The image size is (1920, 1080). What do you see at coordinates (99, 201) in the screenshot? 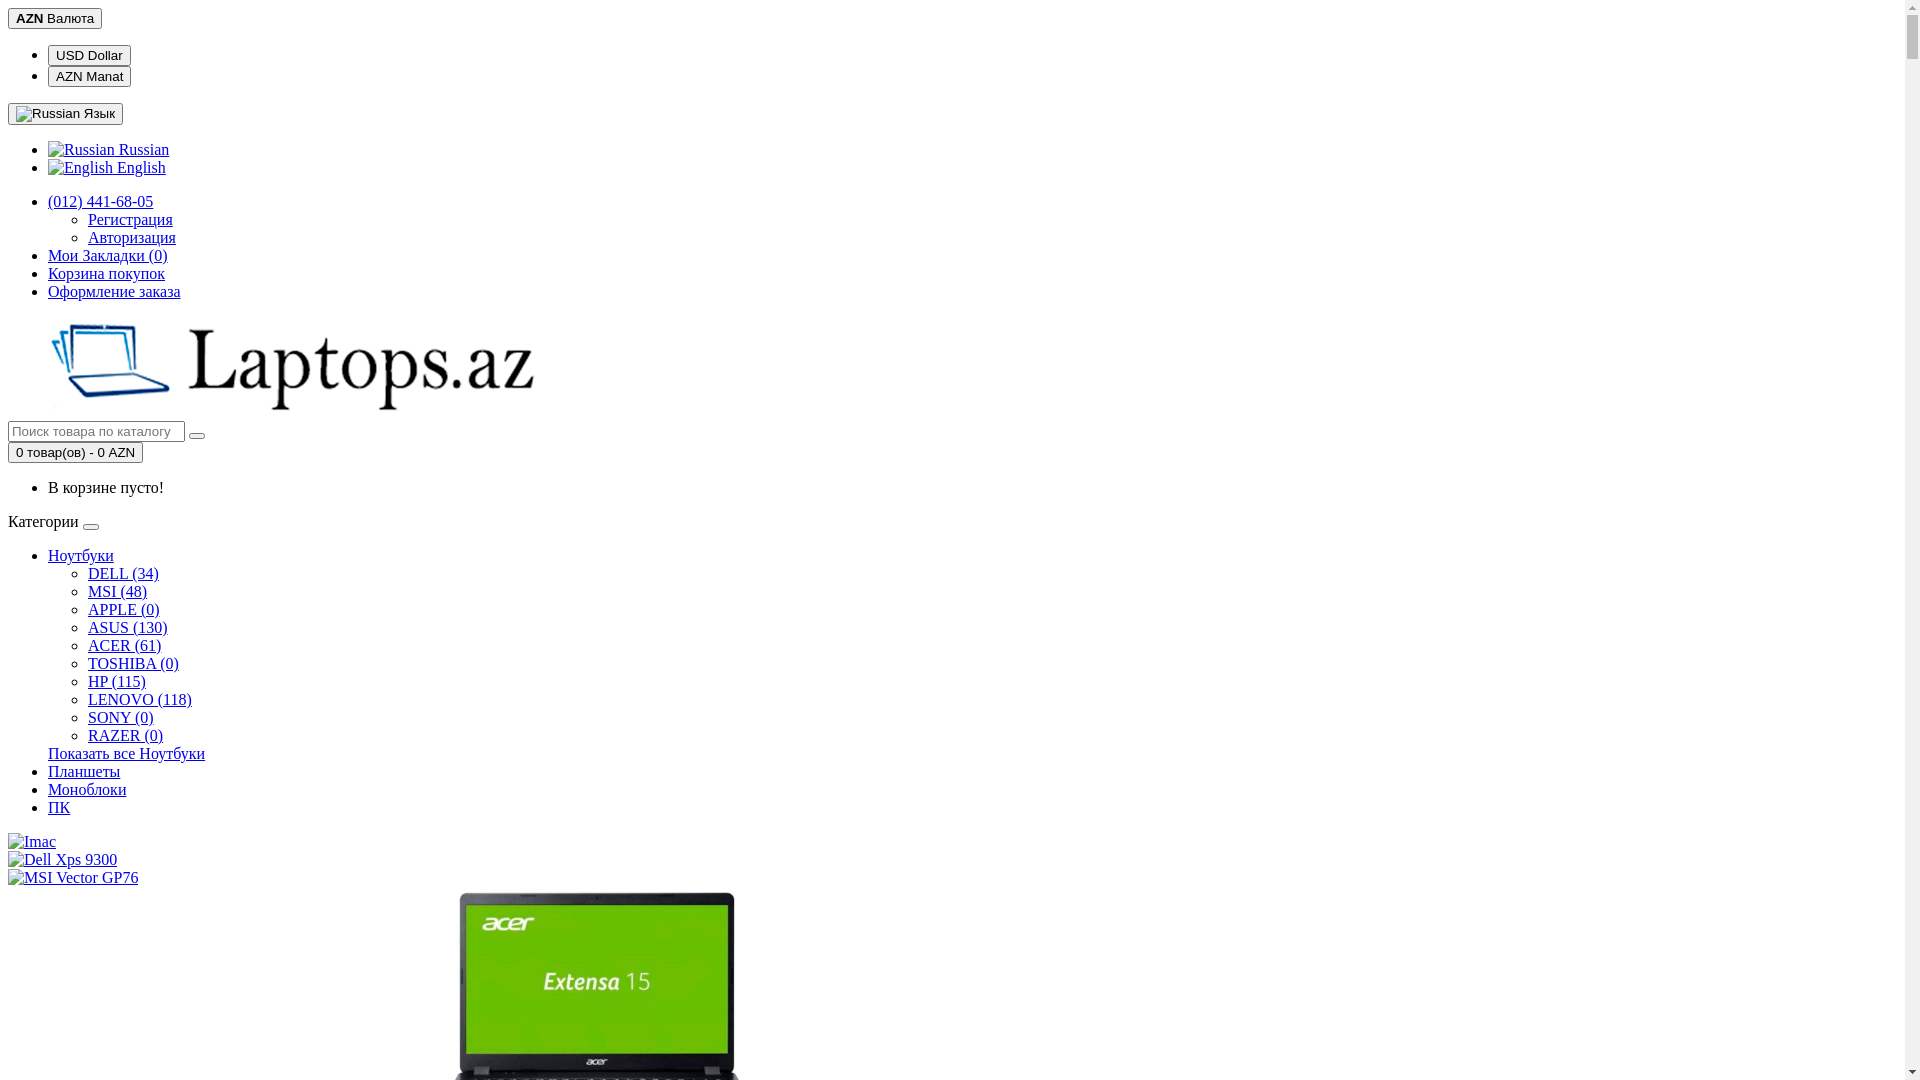
I see `'(012) 441-68-05'` at bounding box center [99, 201].